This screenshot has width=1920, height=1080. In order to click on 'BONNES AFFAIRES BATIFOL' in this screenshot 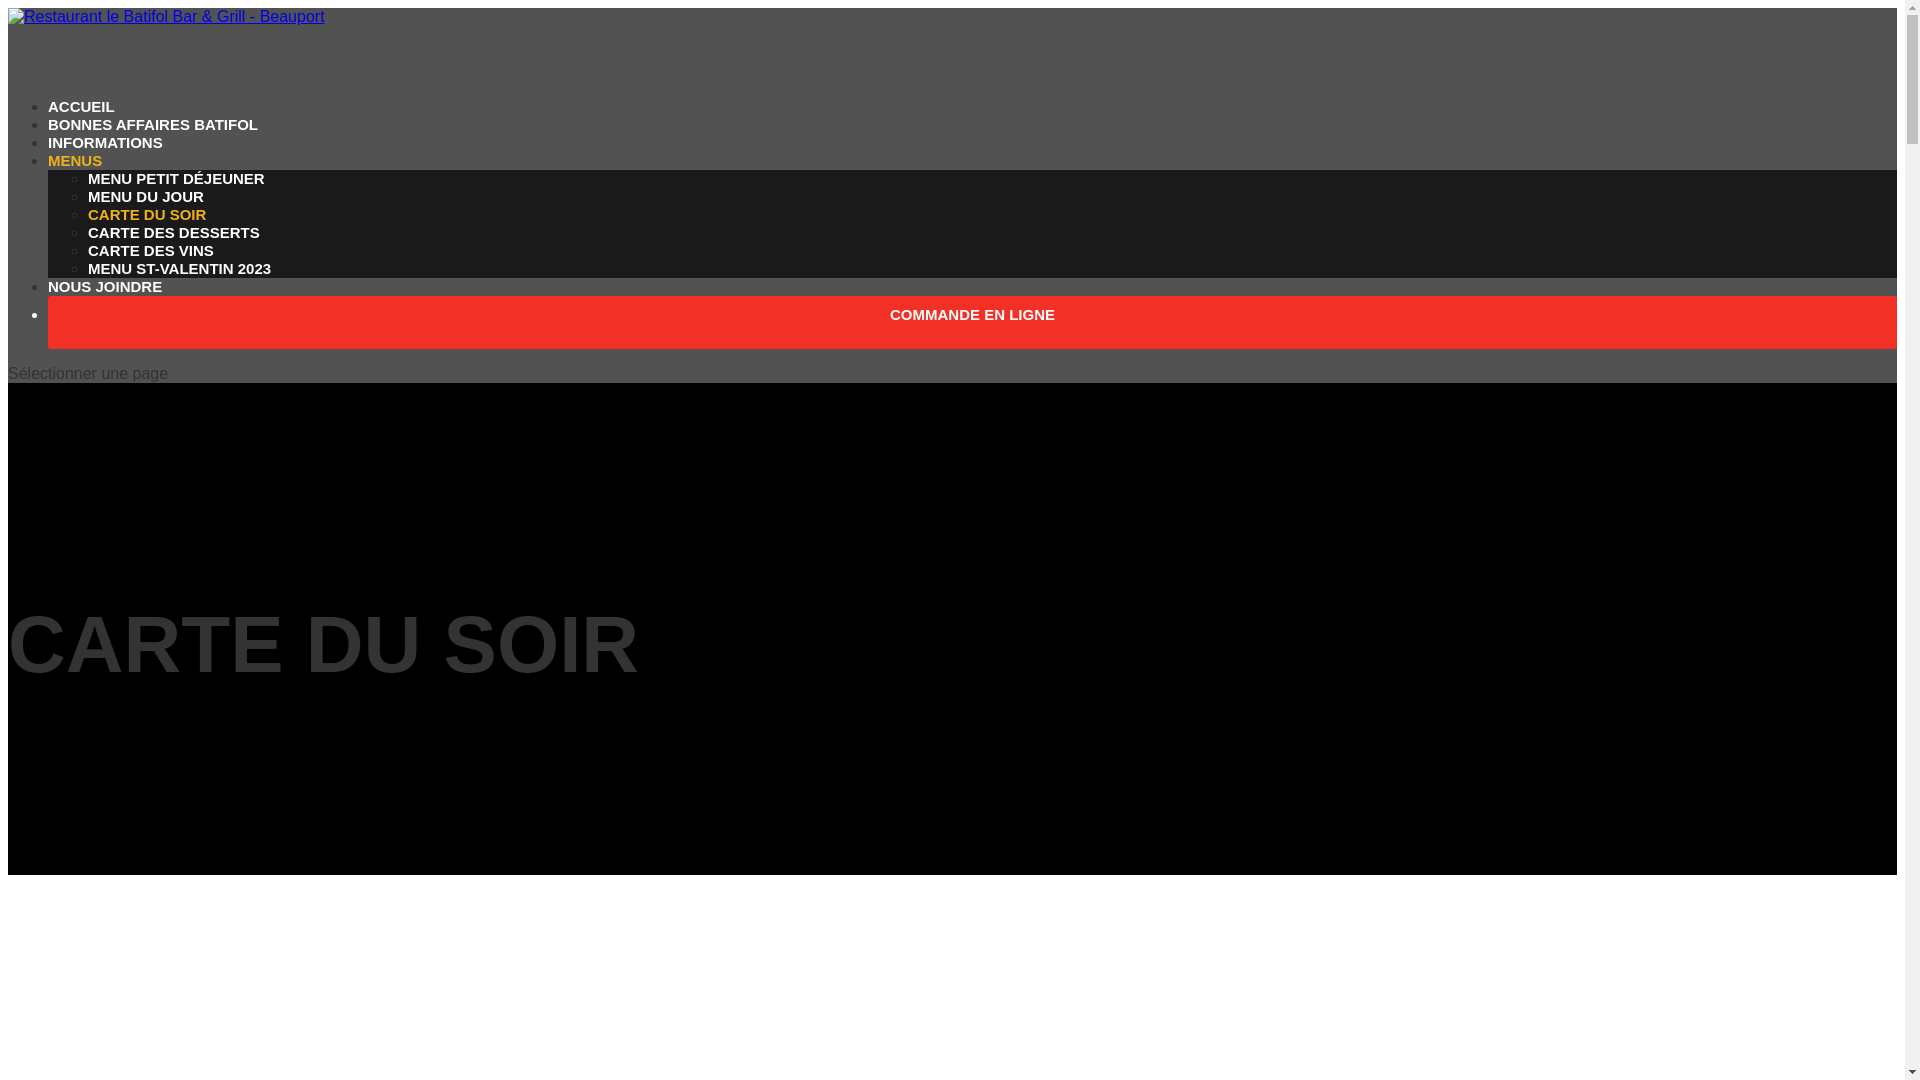, I will do `click(152, 151)`.